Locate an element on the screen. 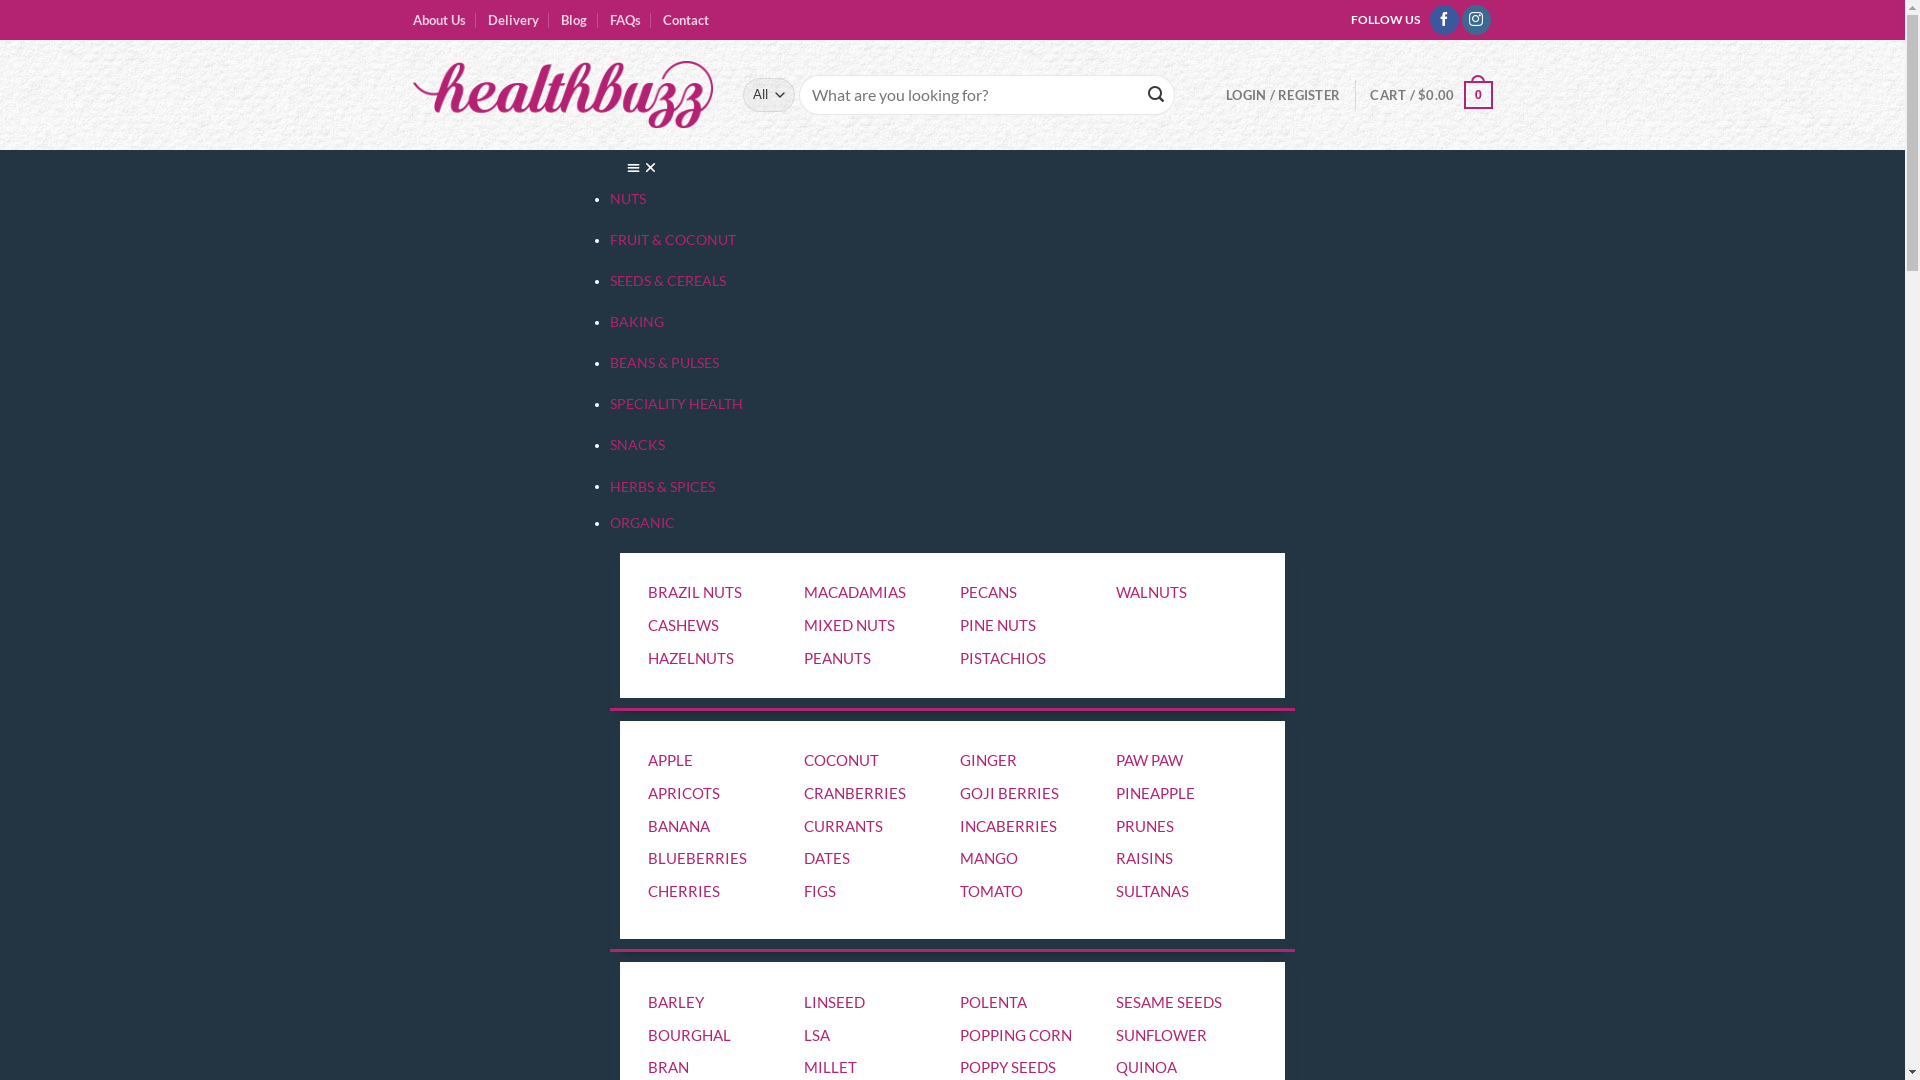 The image size is (1920, 1080). 'ORGANIC' is located at coordinates (642, 522).